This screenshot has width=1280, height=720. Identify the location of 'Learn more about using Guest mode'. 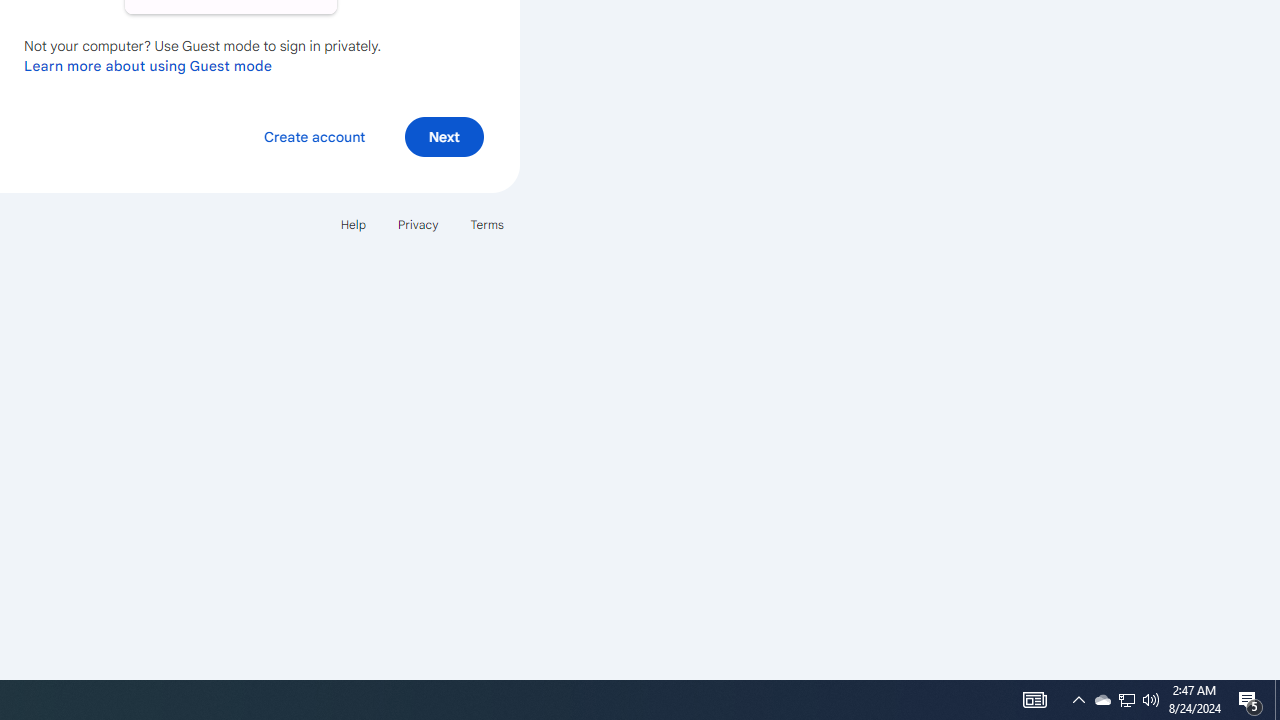
(147, 64).